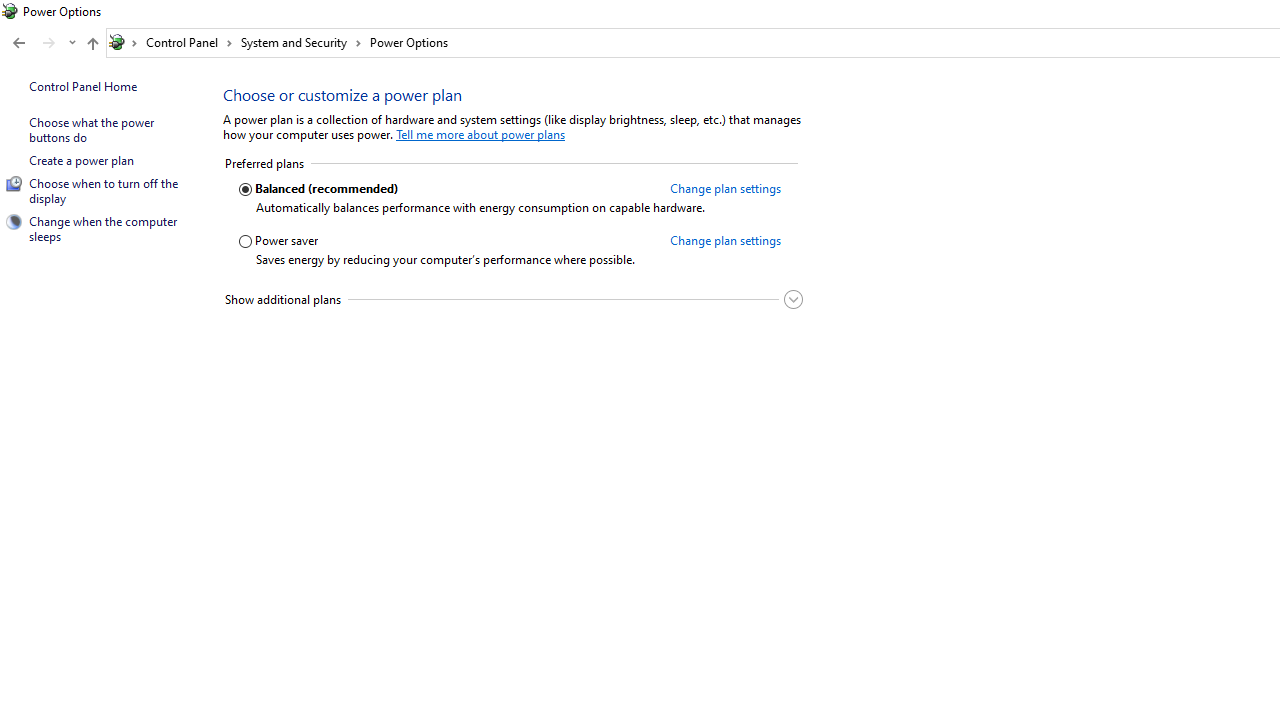 The width and height of the screenshot is (1280, 720). Describe the element at coordinates (19, 43) in the screenshot. I see `'Back to System and Security (Alt + Left Arrow)'` at that location.